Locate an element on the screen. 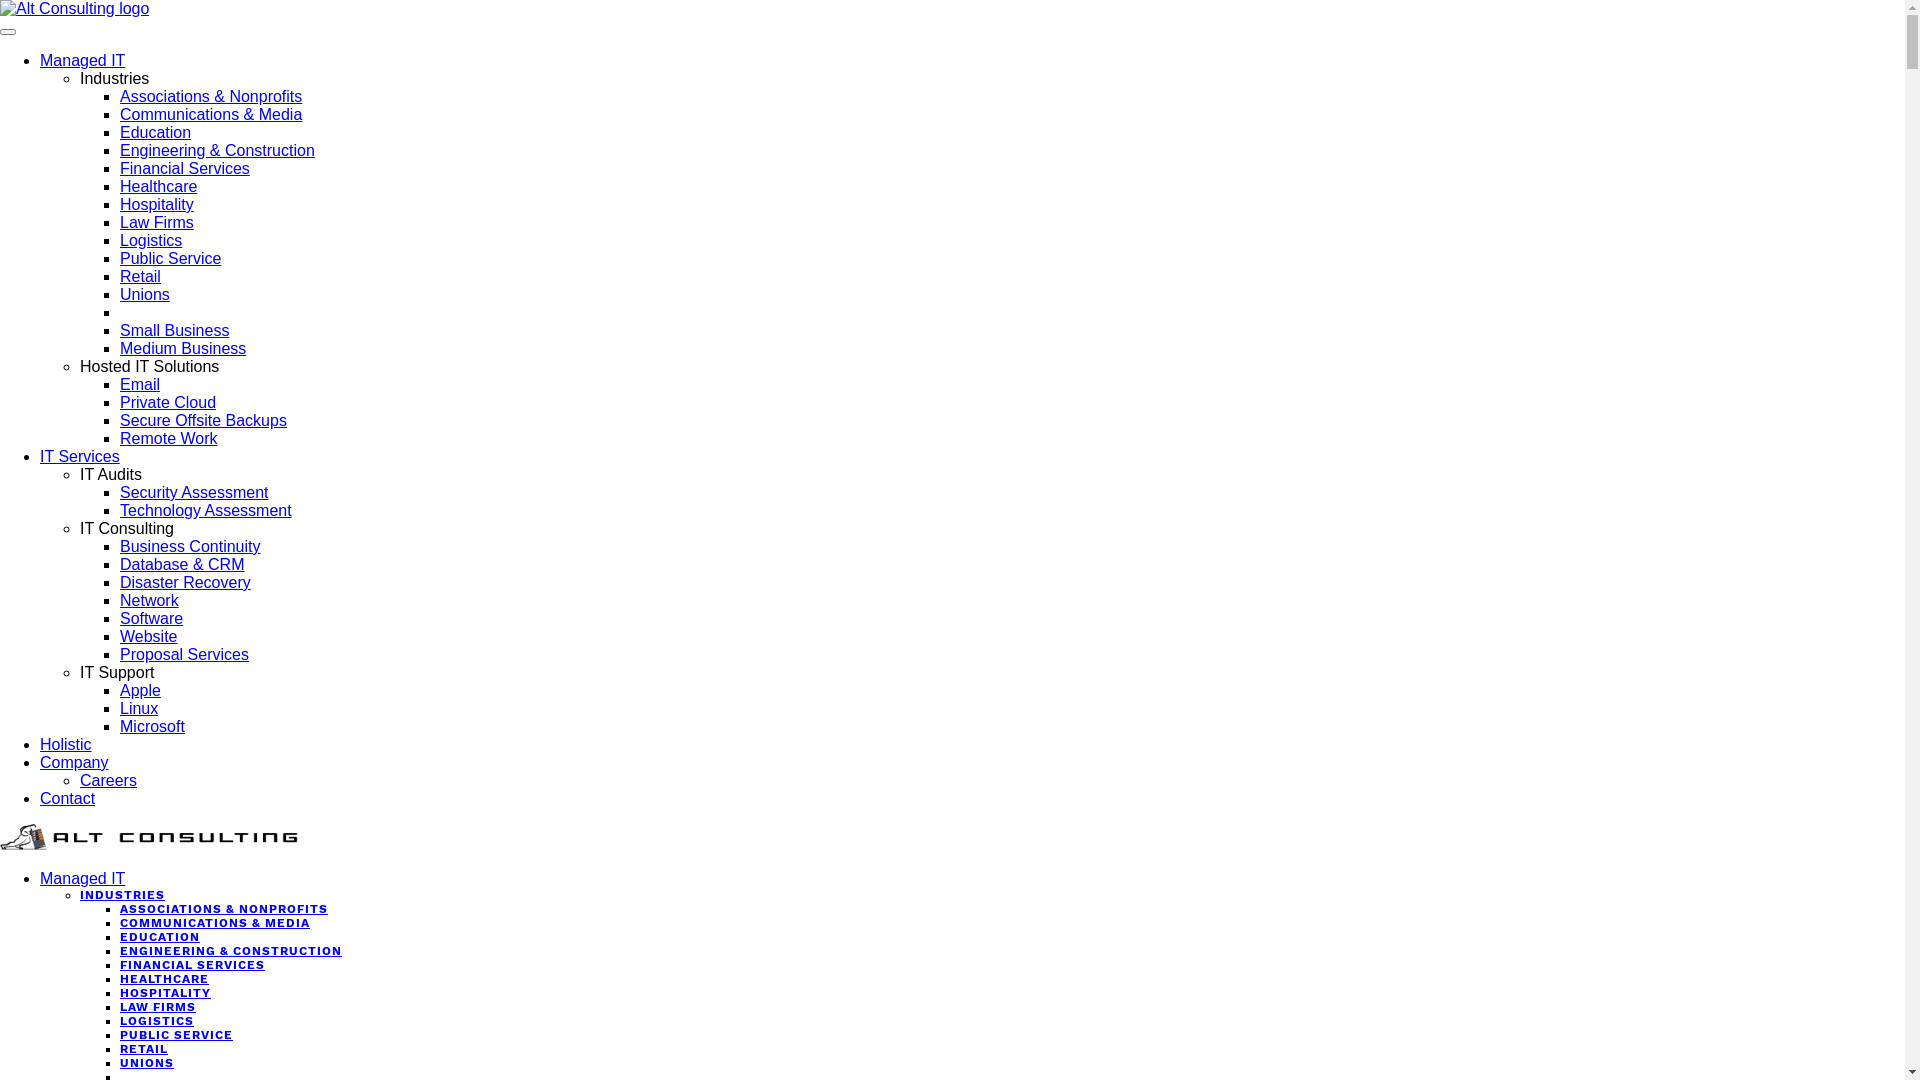  'FINANCIAL SERVICES' is located at coordinates (192, 963).